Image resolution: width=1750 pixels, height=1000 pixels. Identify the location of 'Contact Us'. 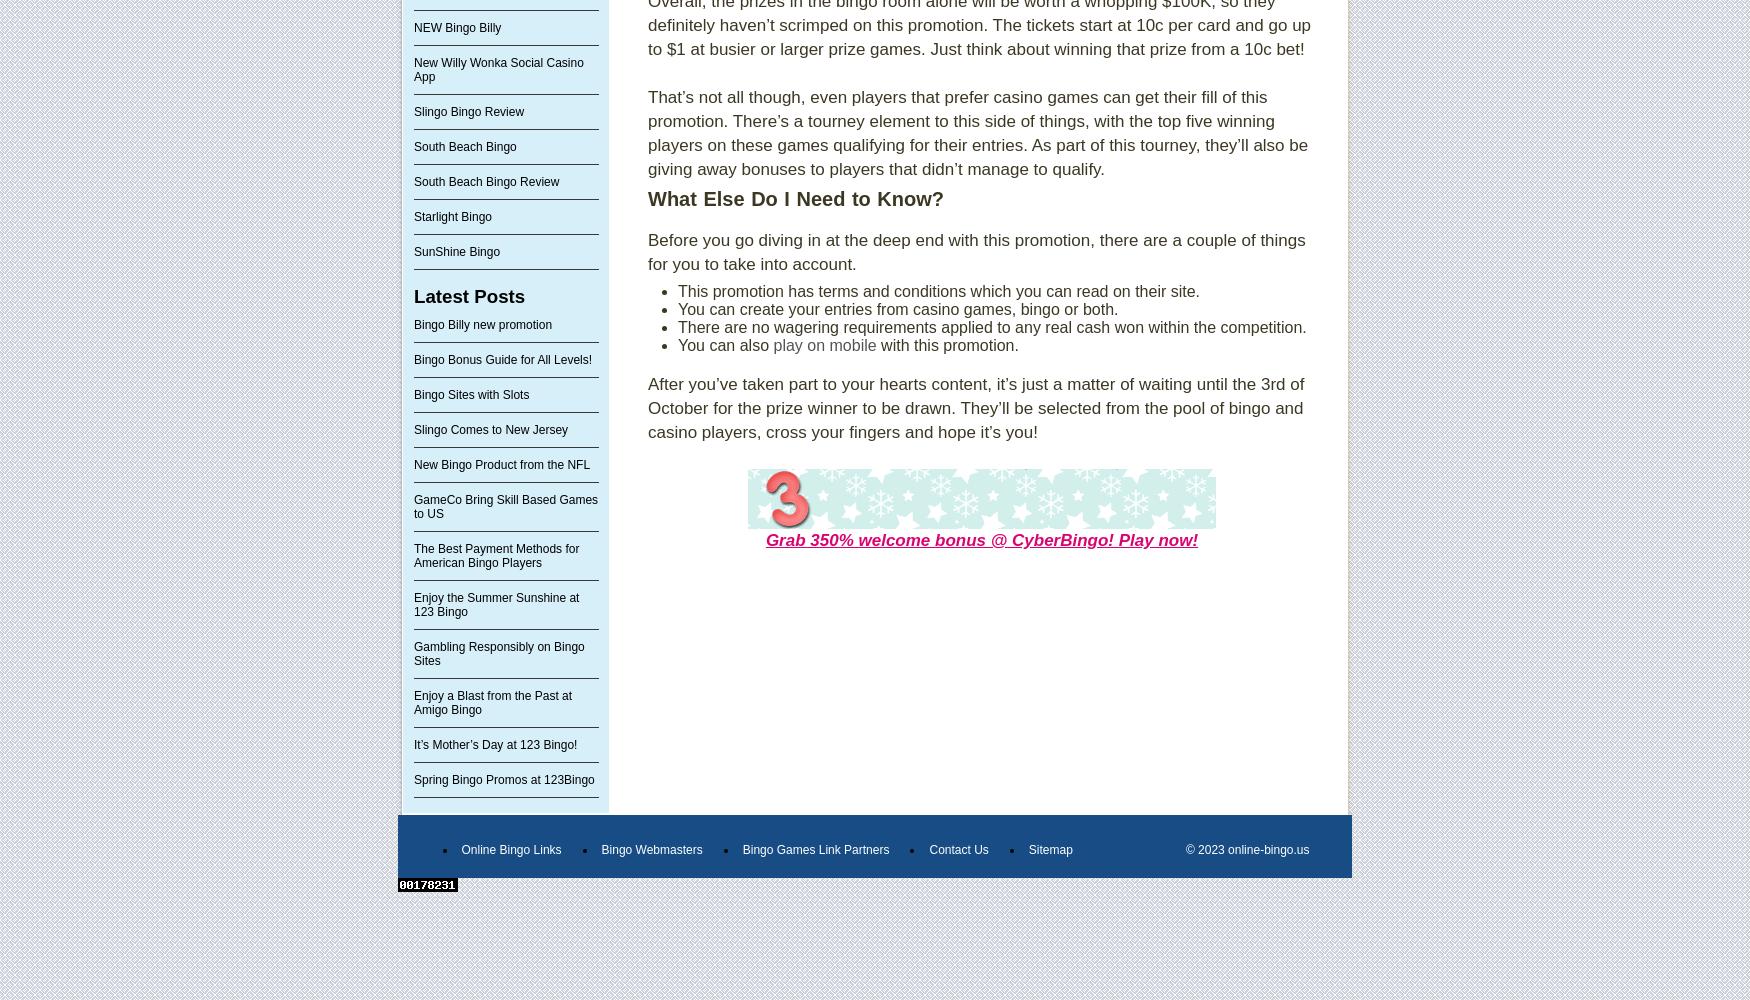
(958, 849).